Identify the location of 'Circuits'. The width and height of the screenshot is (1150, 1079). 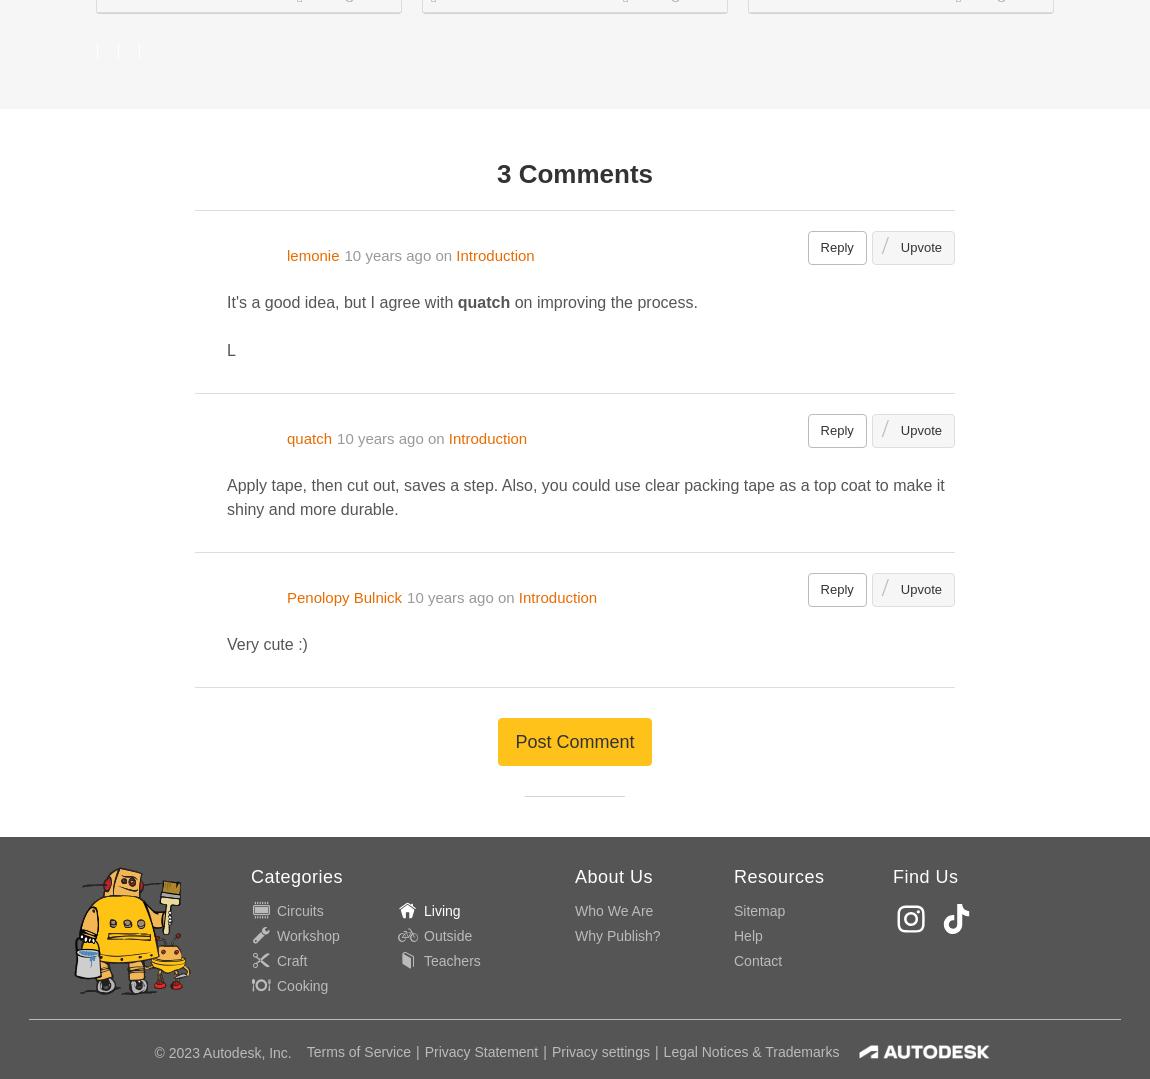
(300, 909).